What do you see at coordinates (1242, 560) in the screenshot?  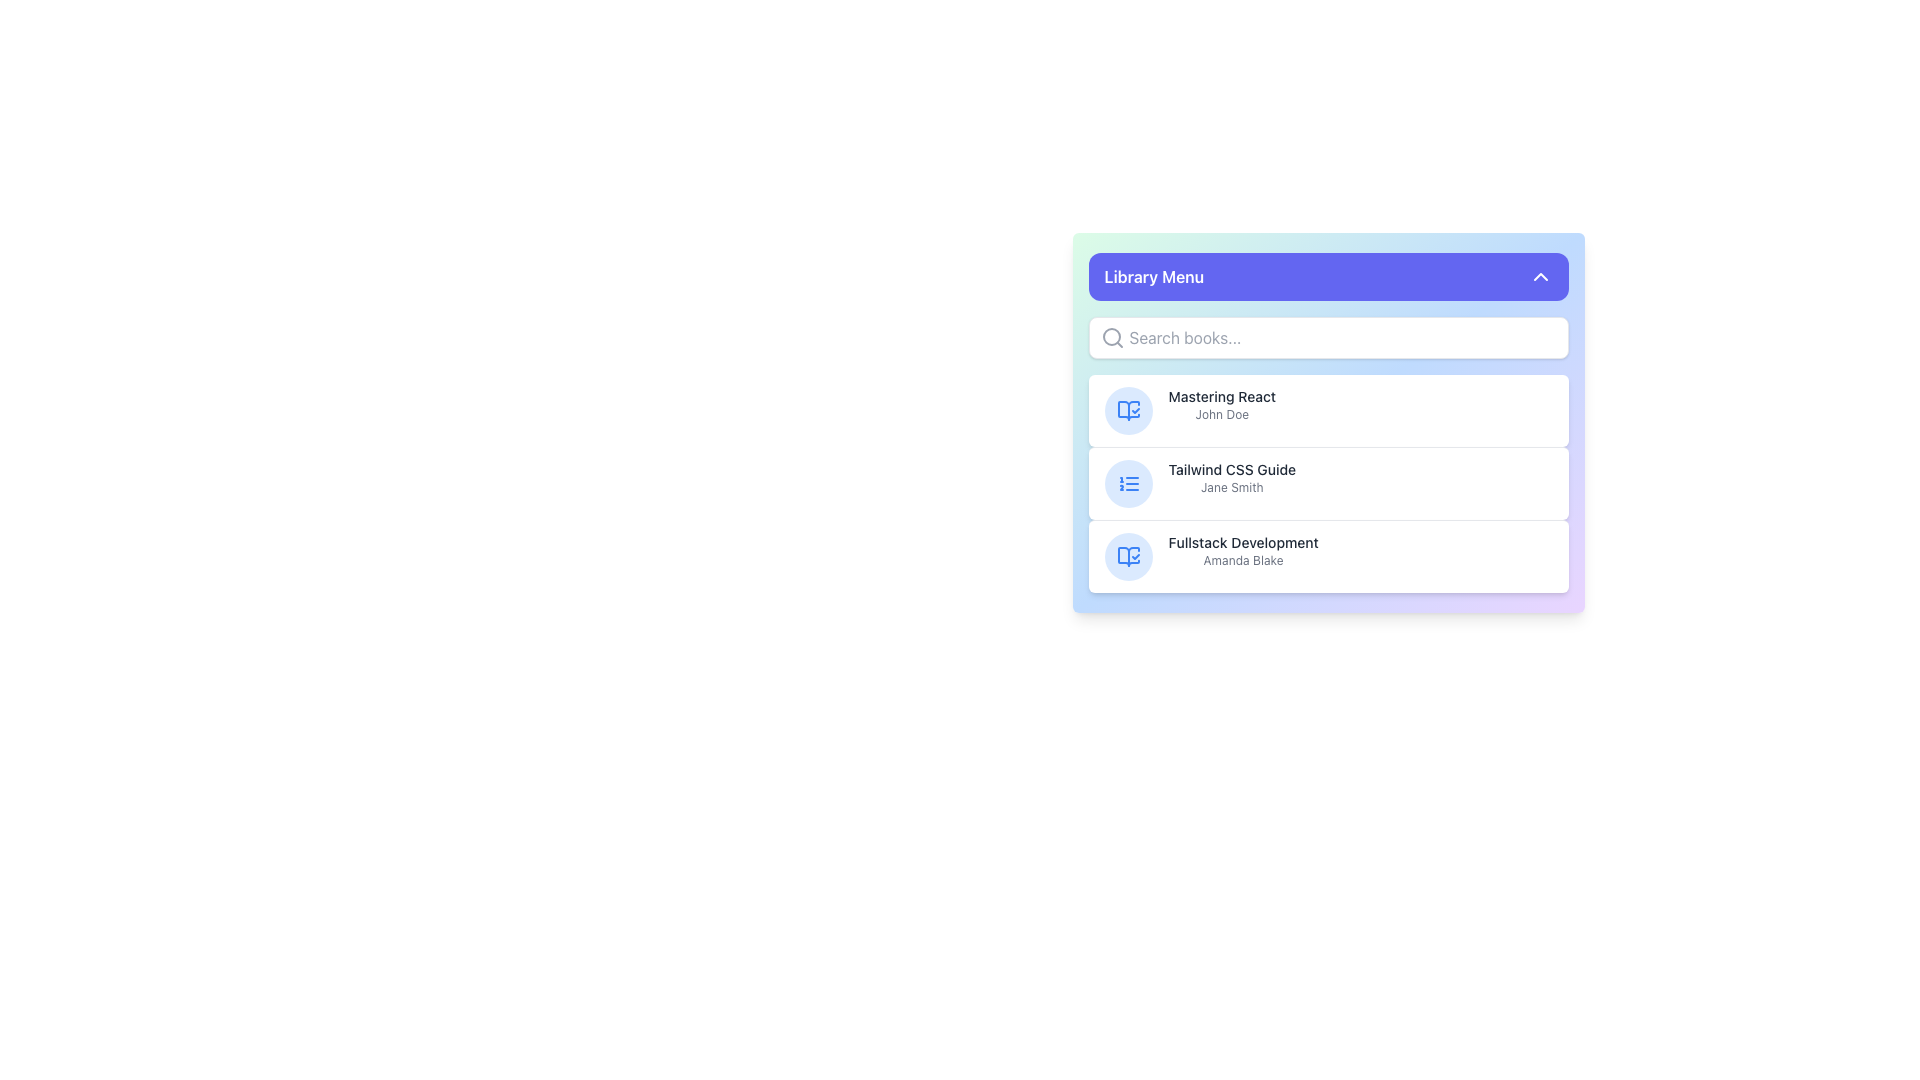 I see `the text label located in the third row beneath the 'Fullstack Development' header in the 'Library Menu' interface` at bounding box center [1242, 560].